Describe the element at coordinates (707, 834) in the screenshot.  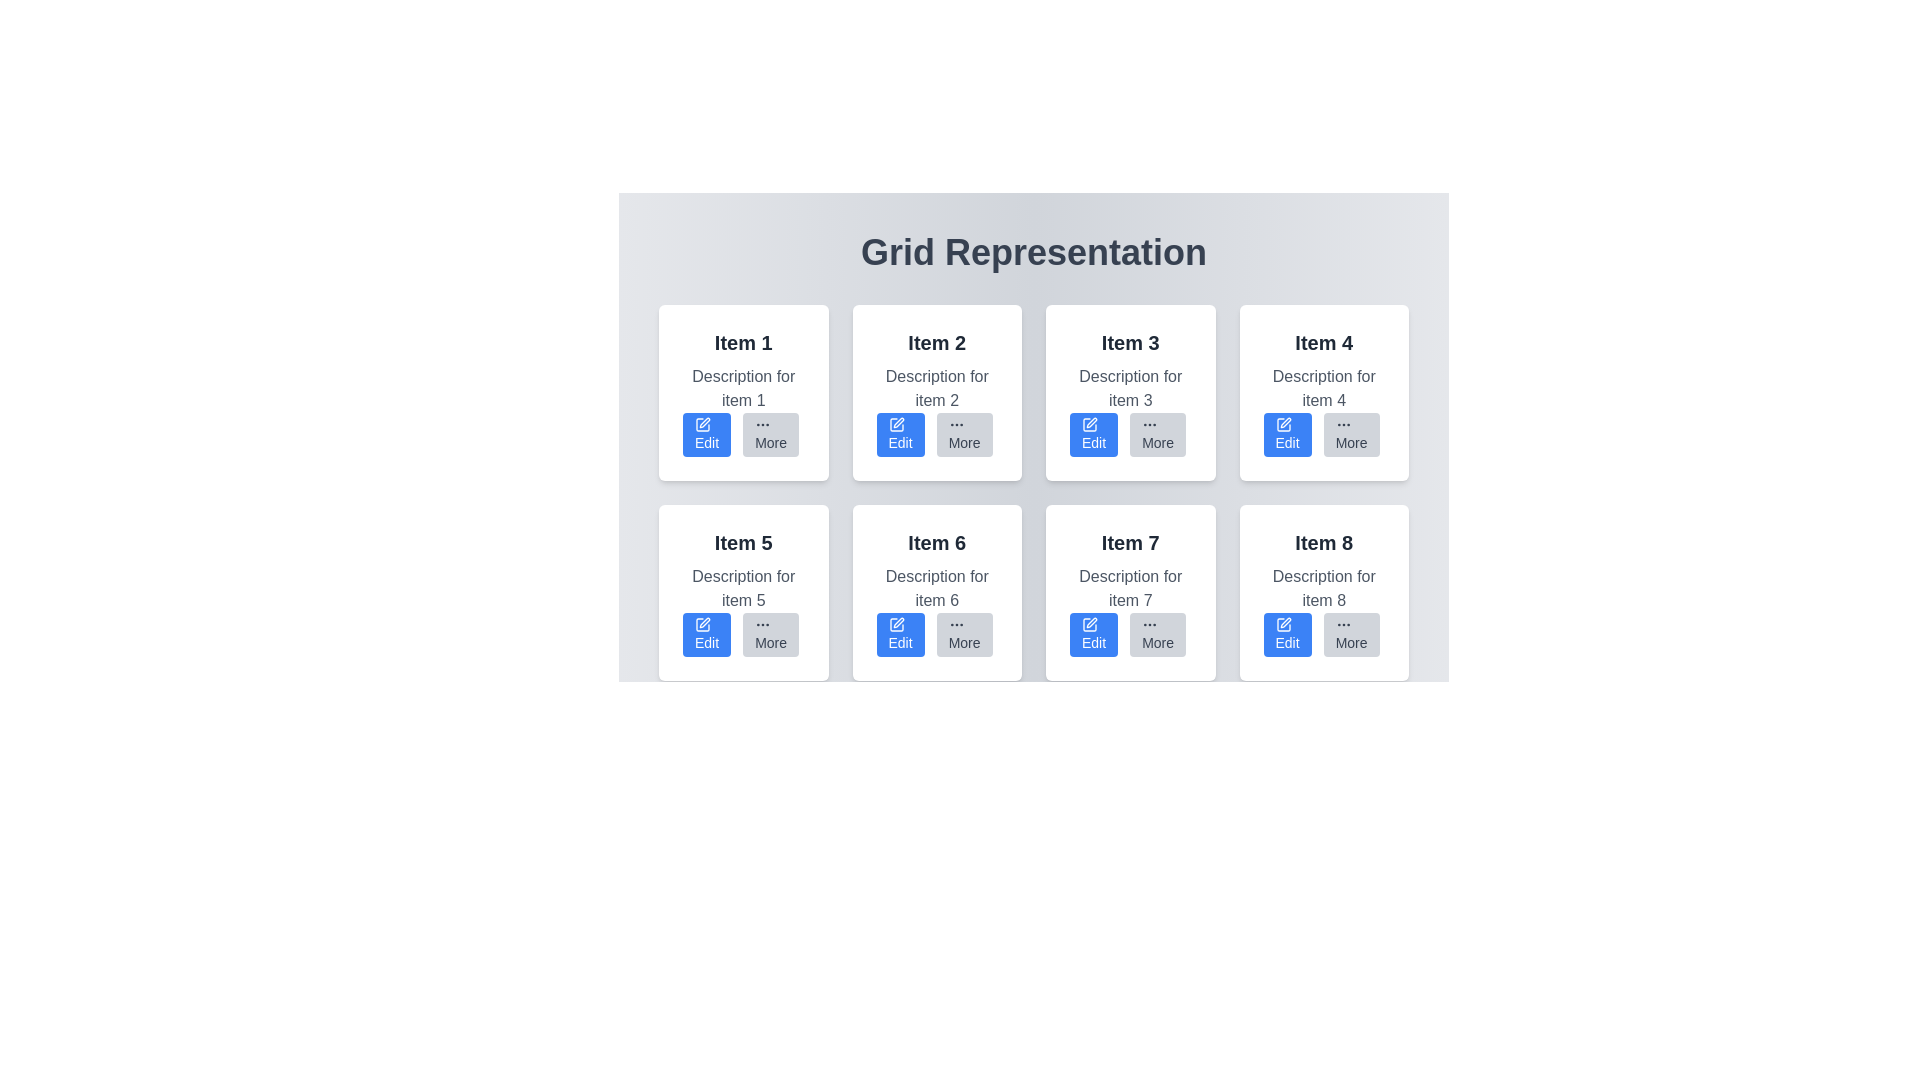
I see `the 'Edit' button located to the left of the 'More' button in the horizontal layout below the 'Item 5' description` at that location.